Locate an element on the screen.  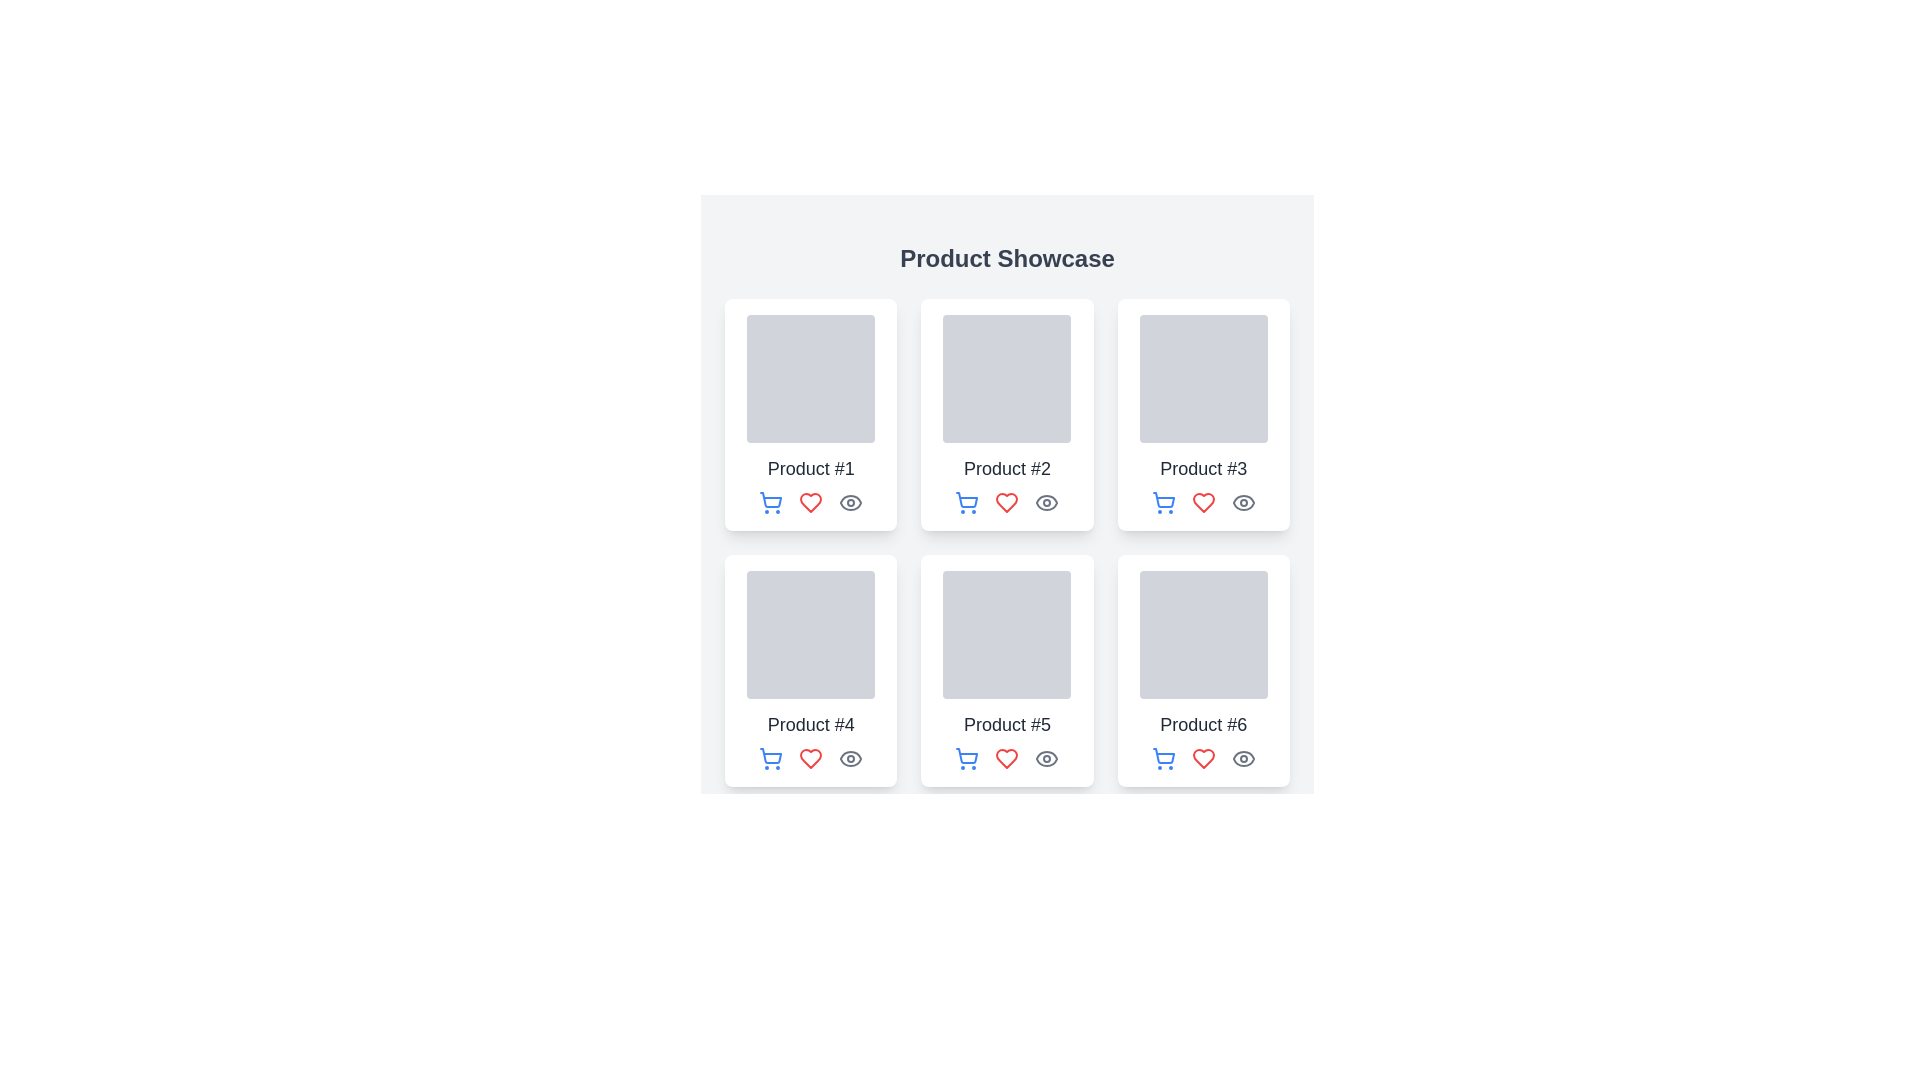
the favorite button located under the 'Product #6' card in the second row of icons to mark the product as a favorite is located at coordinates (1202, 759).